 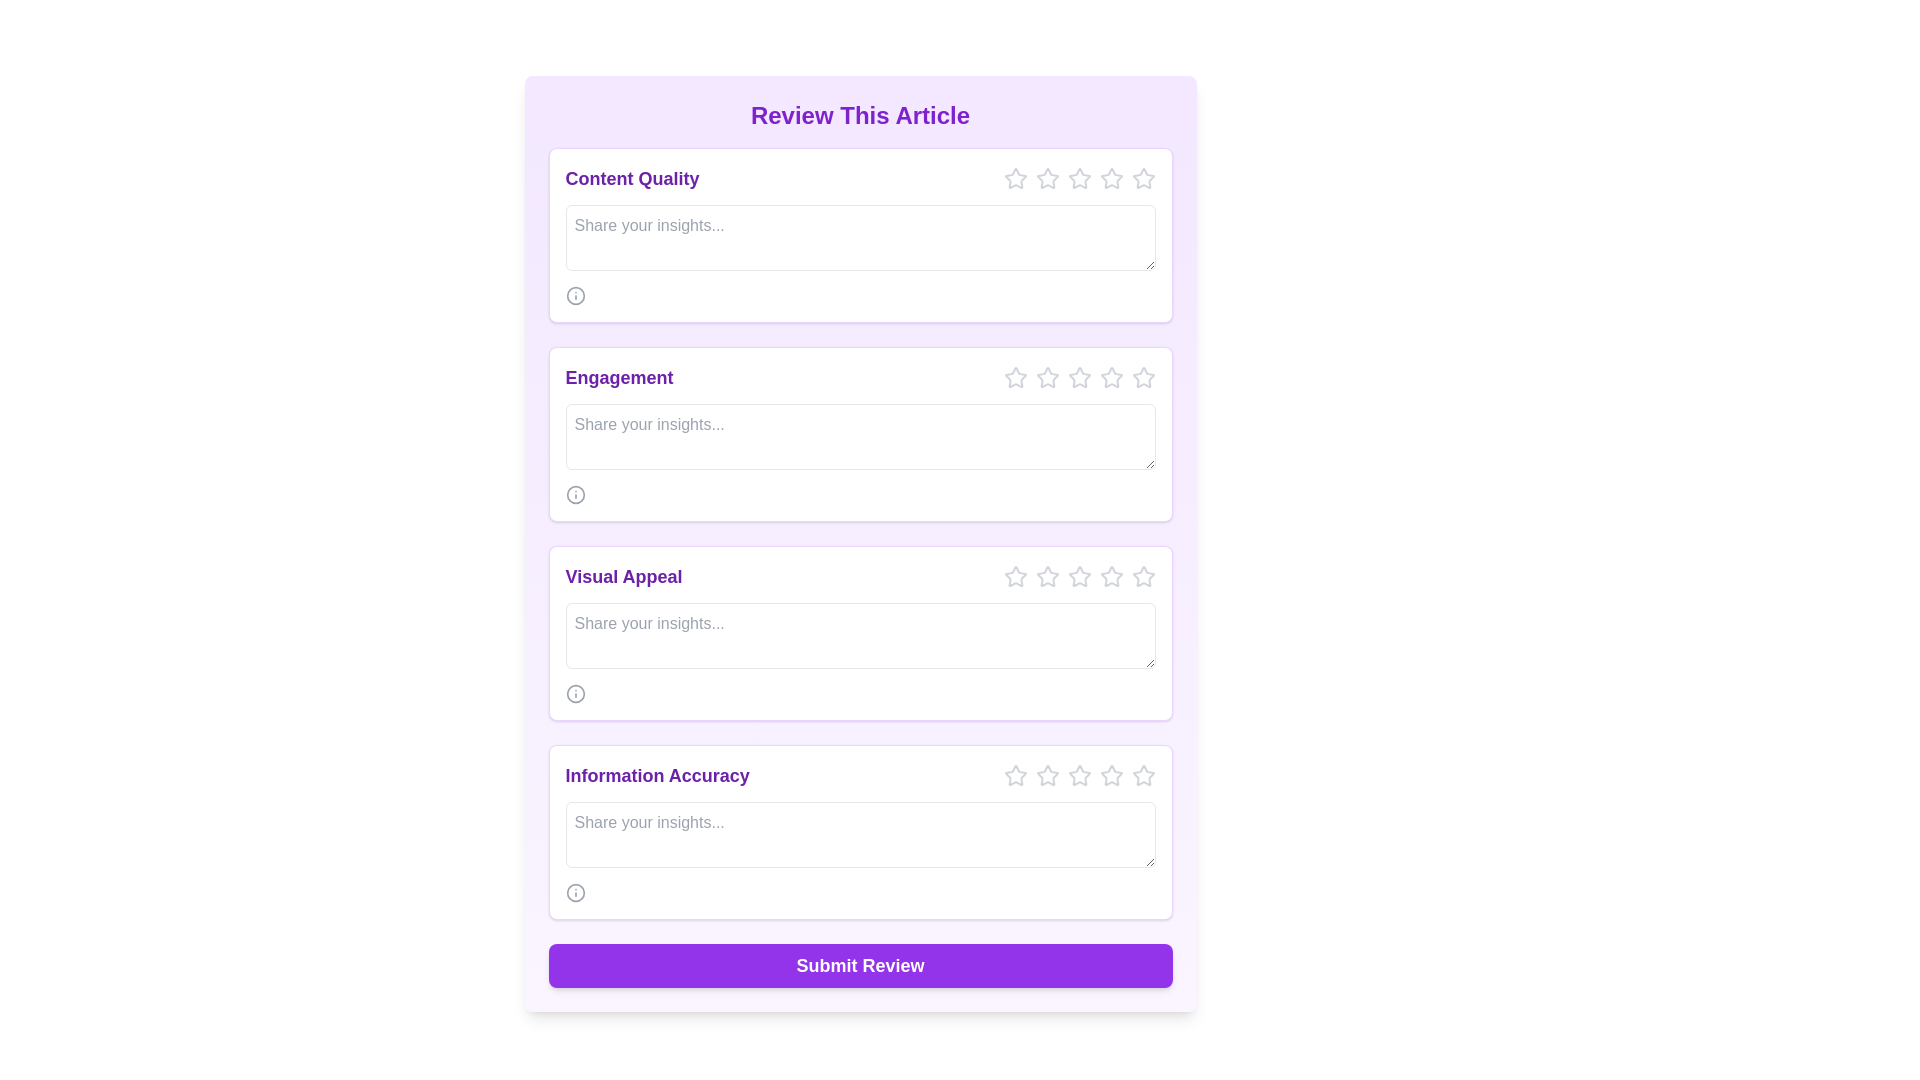 I want to click on the fourth star rating icon, so click(x=1078, y=176).